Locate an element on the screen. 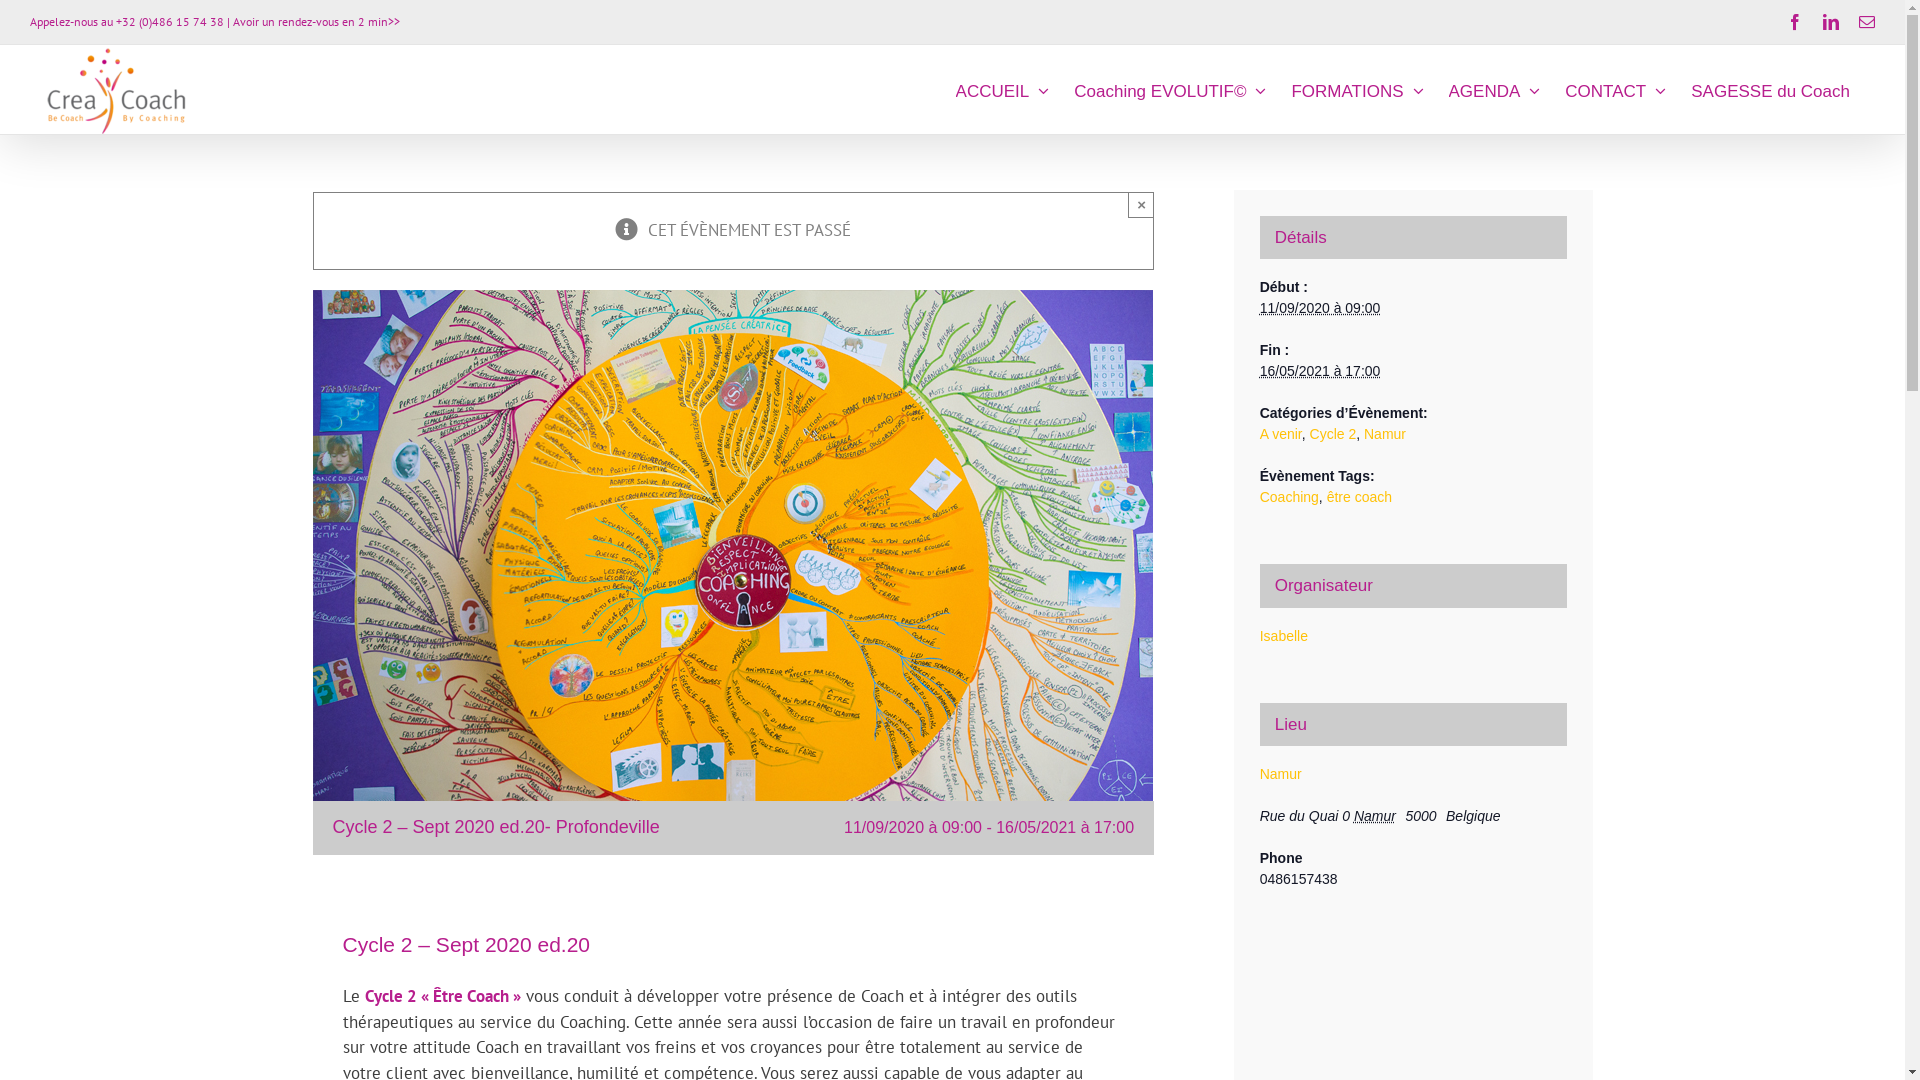  'A venir' is located at coordinates (1281, 433).